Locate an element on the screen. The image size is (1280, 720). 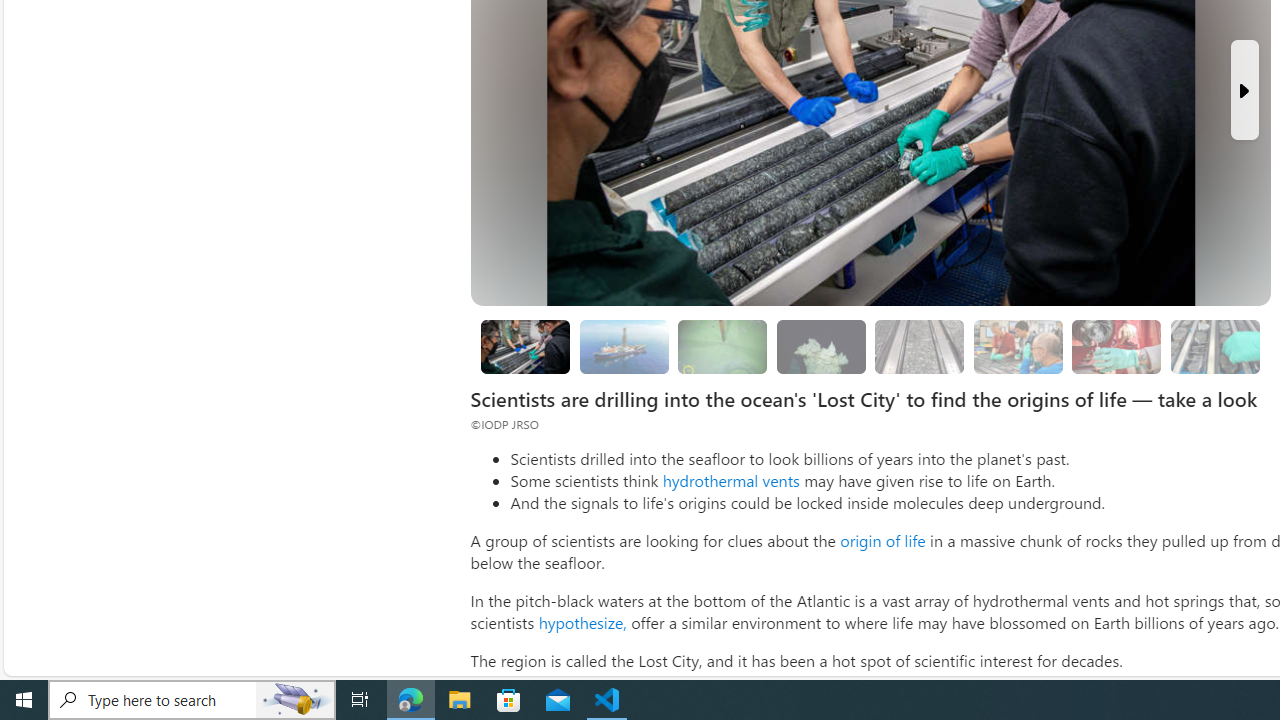
'The Lost City could hold clues to the origin of life.' is located at coordinates (821, 346).